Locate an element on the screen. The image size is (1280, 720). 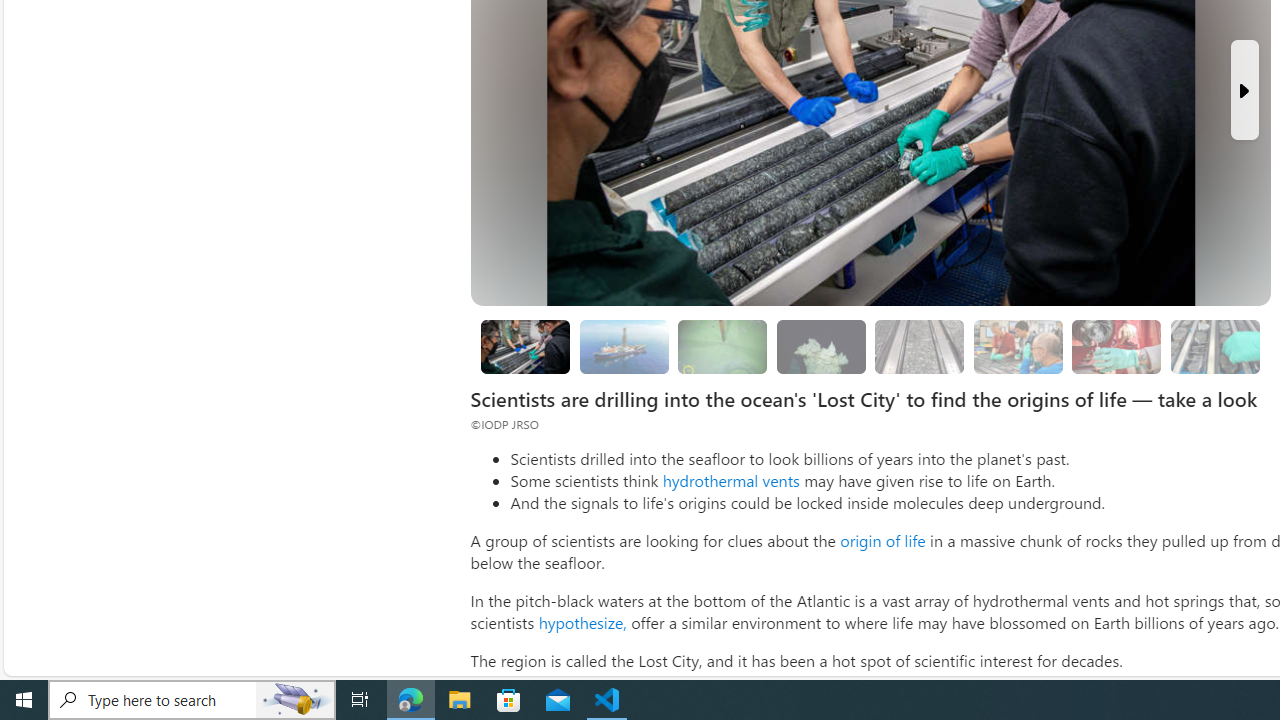
'The Lost City could hold clues to the origin of life.' is located at coordinates (821, 346).